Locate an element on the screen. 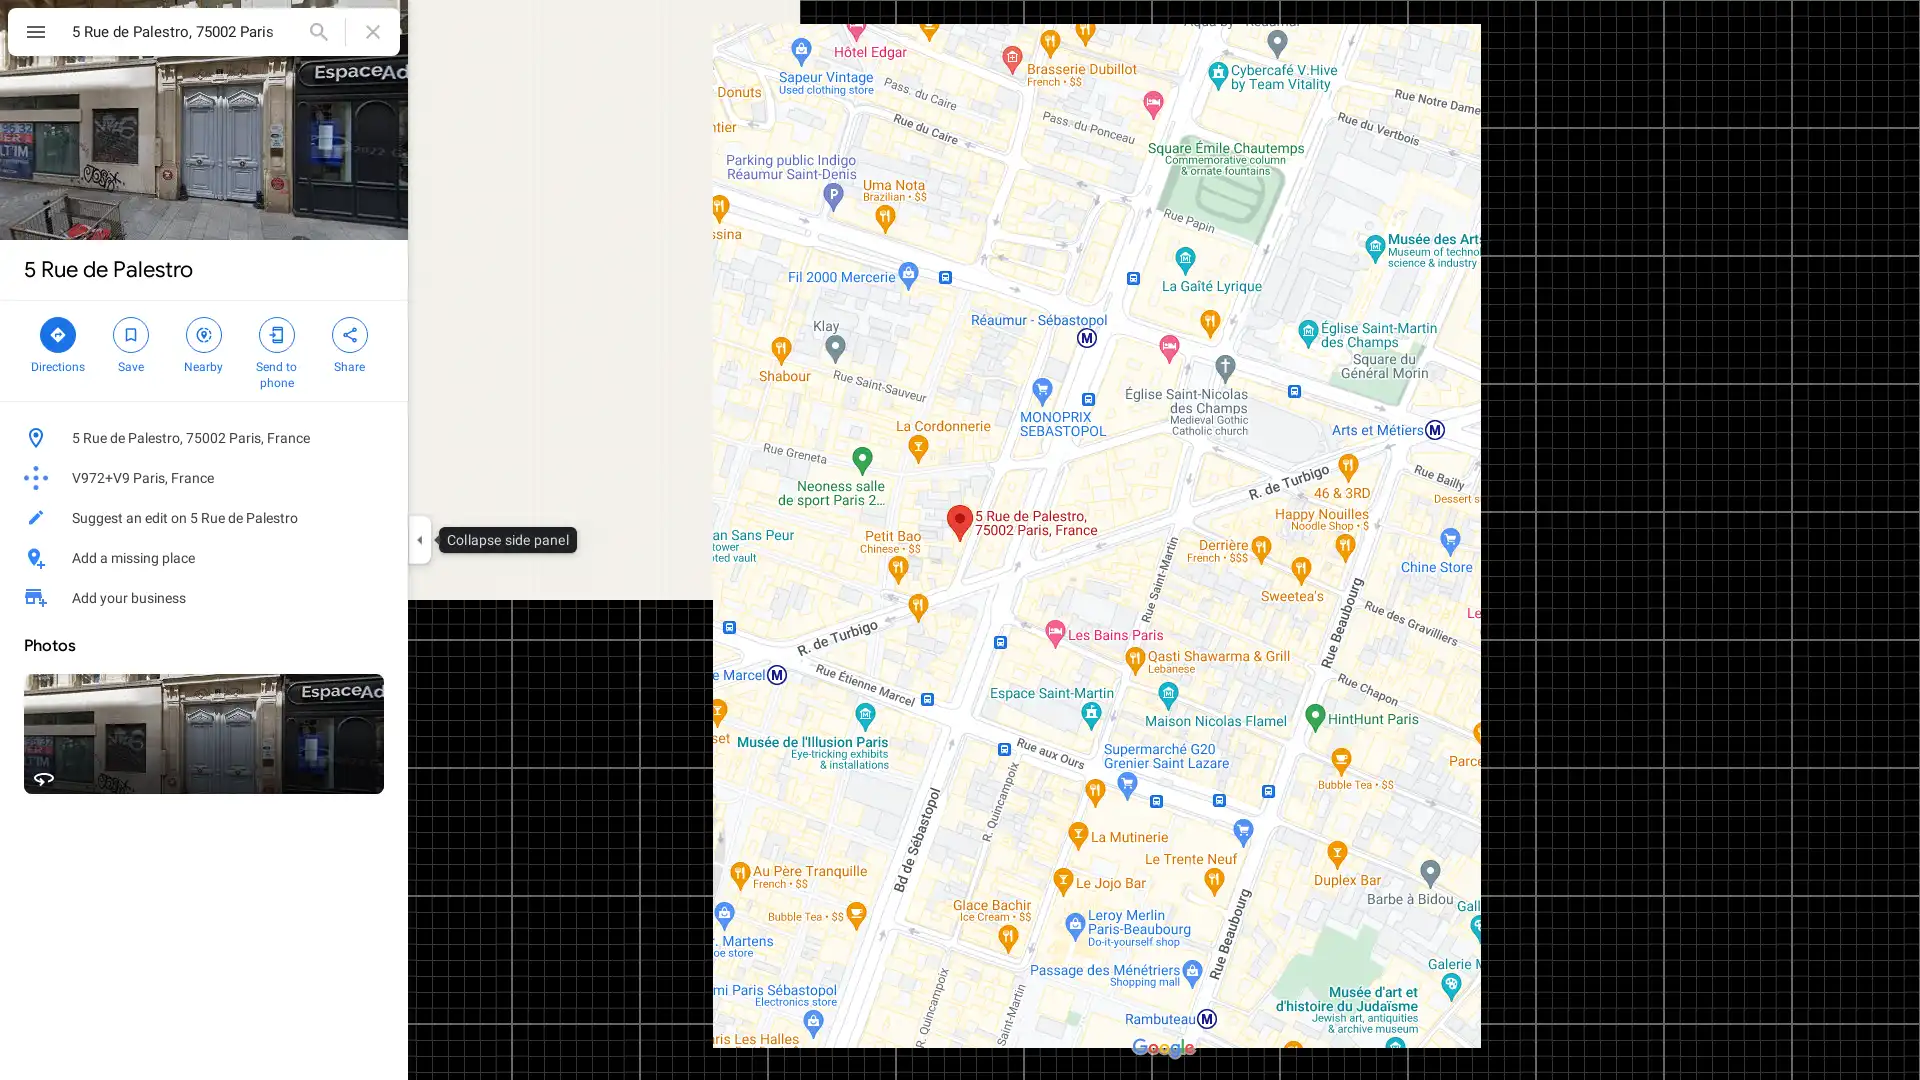  Copy address is located at coordinates (370, 437).